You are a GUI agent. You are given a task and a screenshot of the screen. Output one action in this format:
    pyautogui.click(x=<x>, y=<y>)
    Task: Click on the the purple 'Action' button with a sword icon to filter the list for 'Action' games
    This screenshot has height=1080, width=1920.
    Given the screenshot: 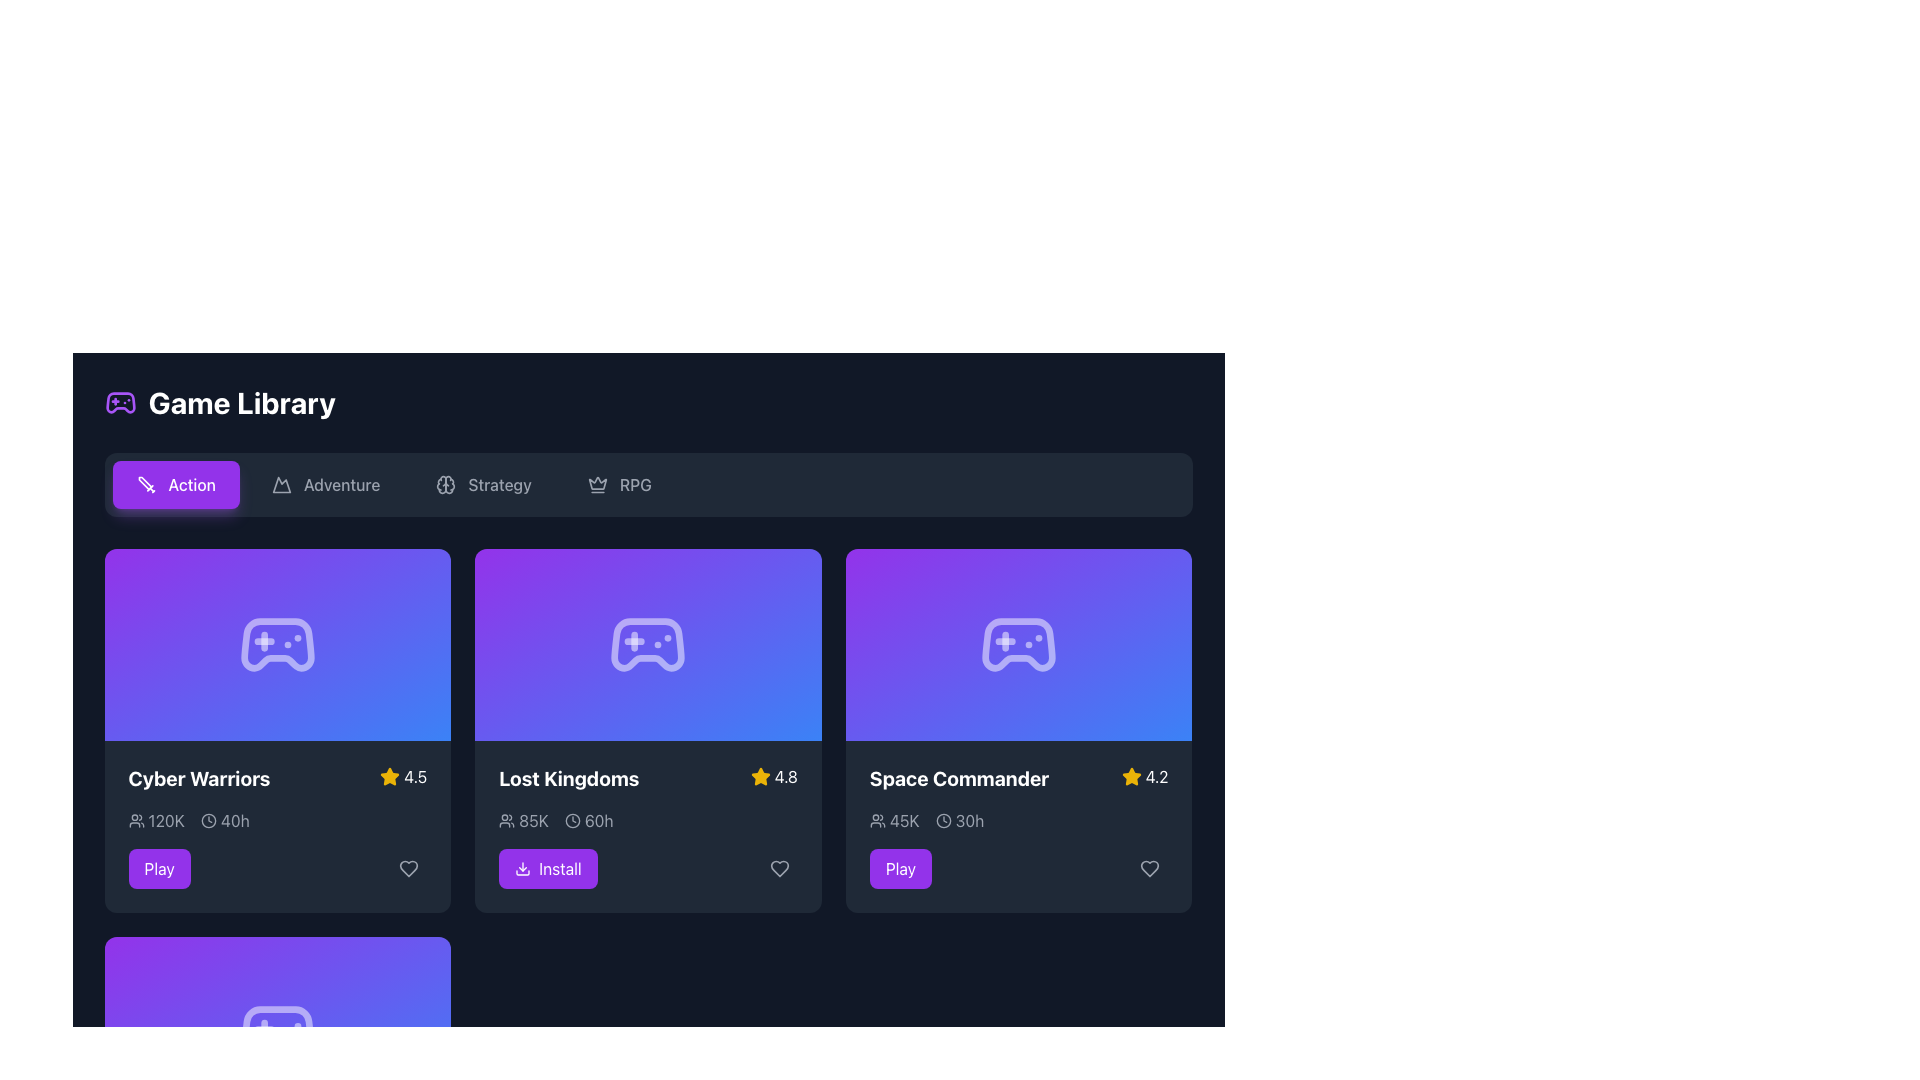 What is the action you would take?
    pyautogui.click(x=176, y=485)
    